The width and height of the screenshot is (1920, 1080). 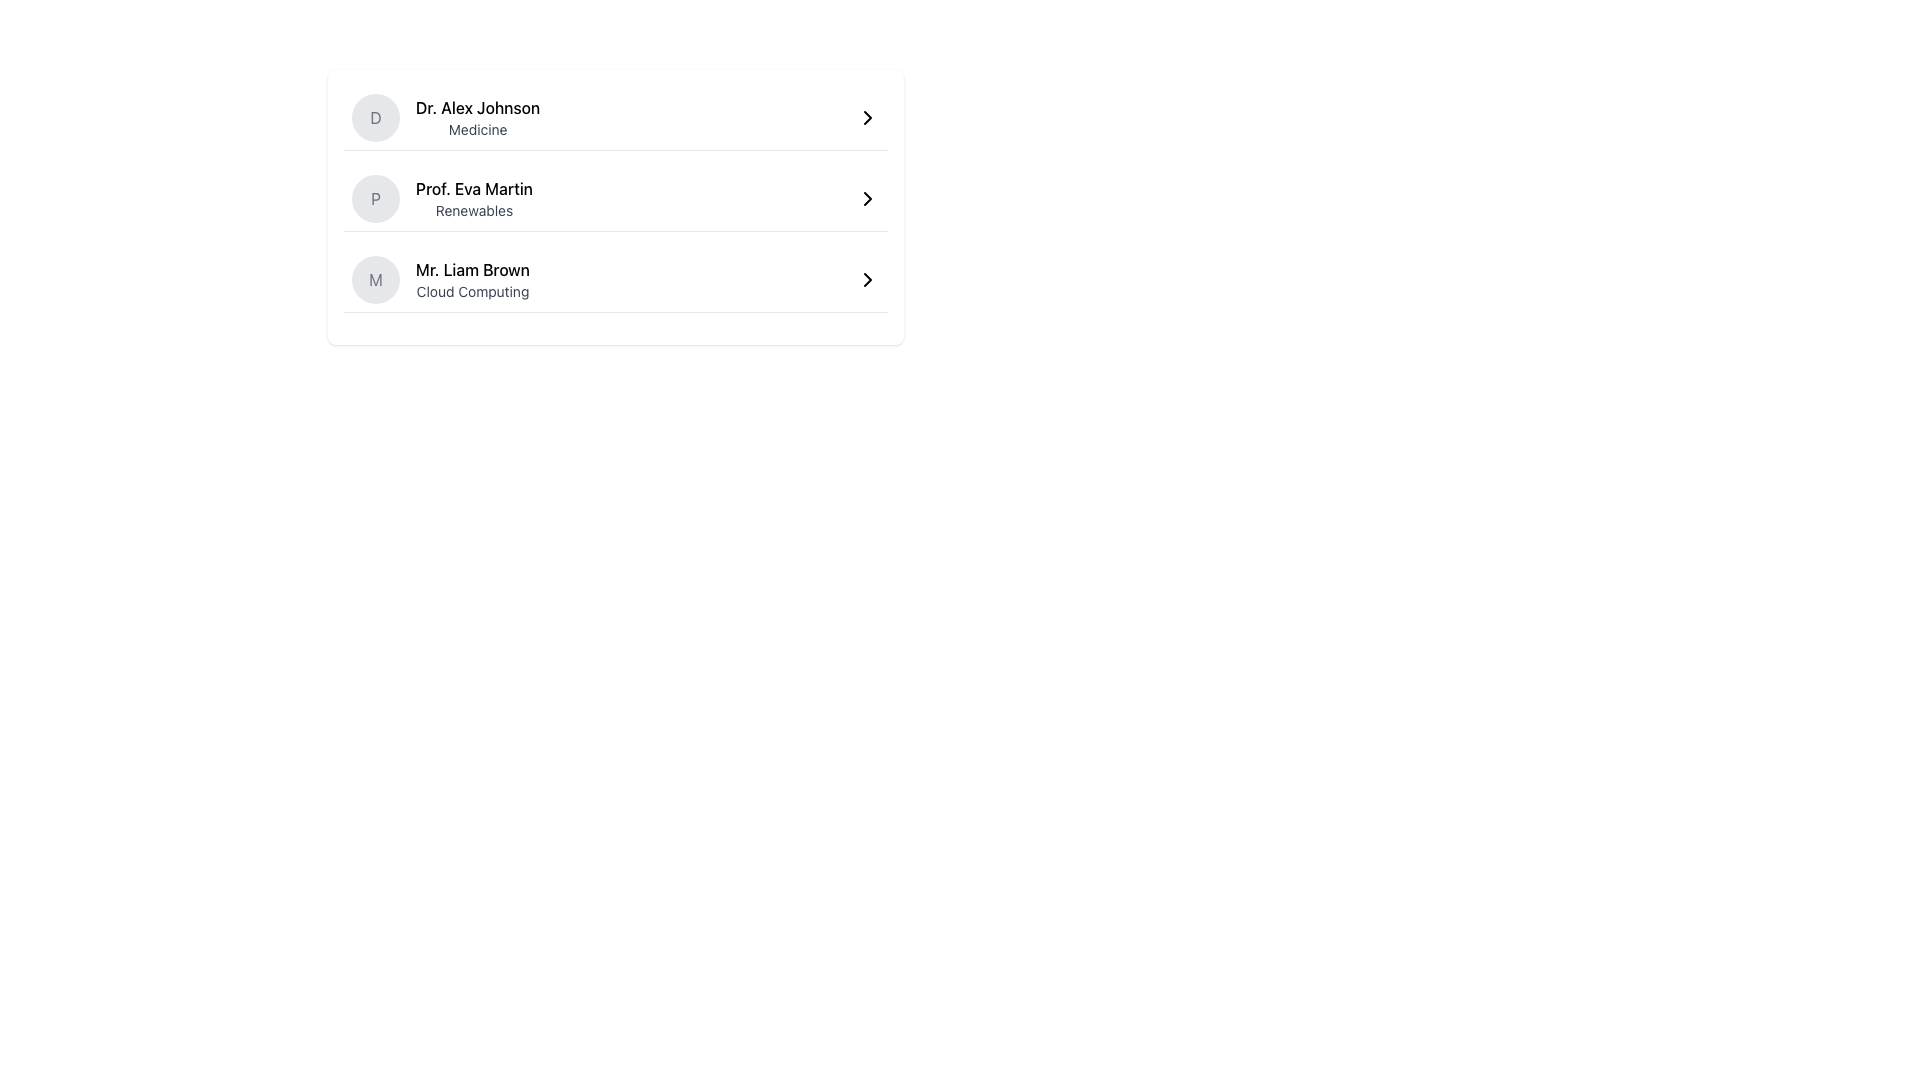 What do you see at coordinates (471, 292) in the screenshot?
I see `Text Label located below the primary name label 'Mr. Liam Brown' in the third entry of a vertically aligned list to gather information about the person's expertise or profession` at bounding box center [471, 292].